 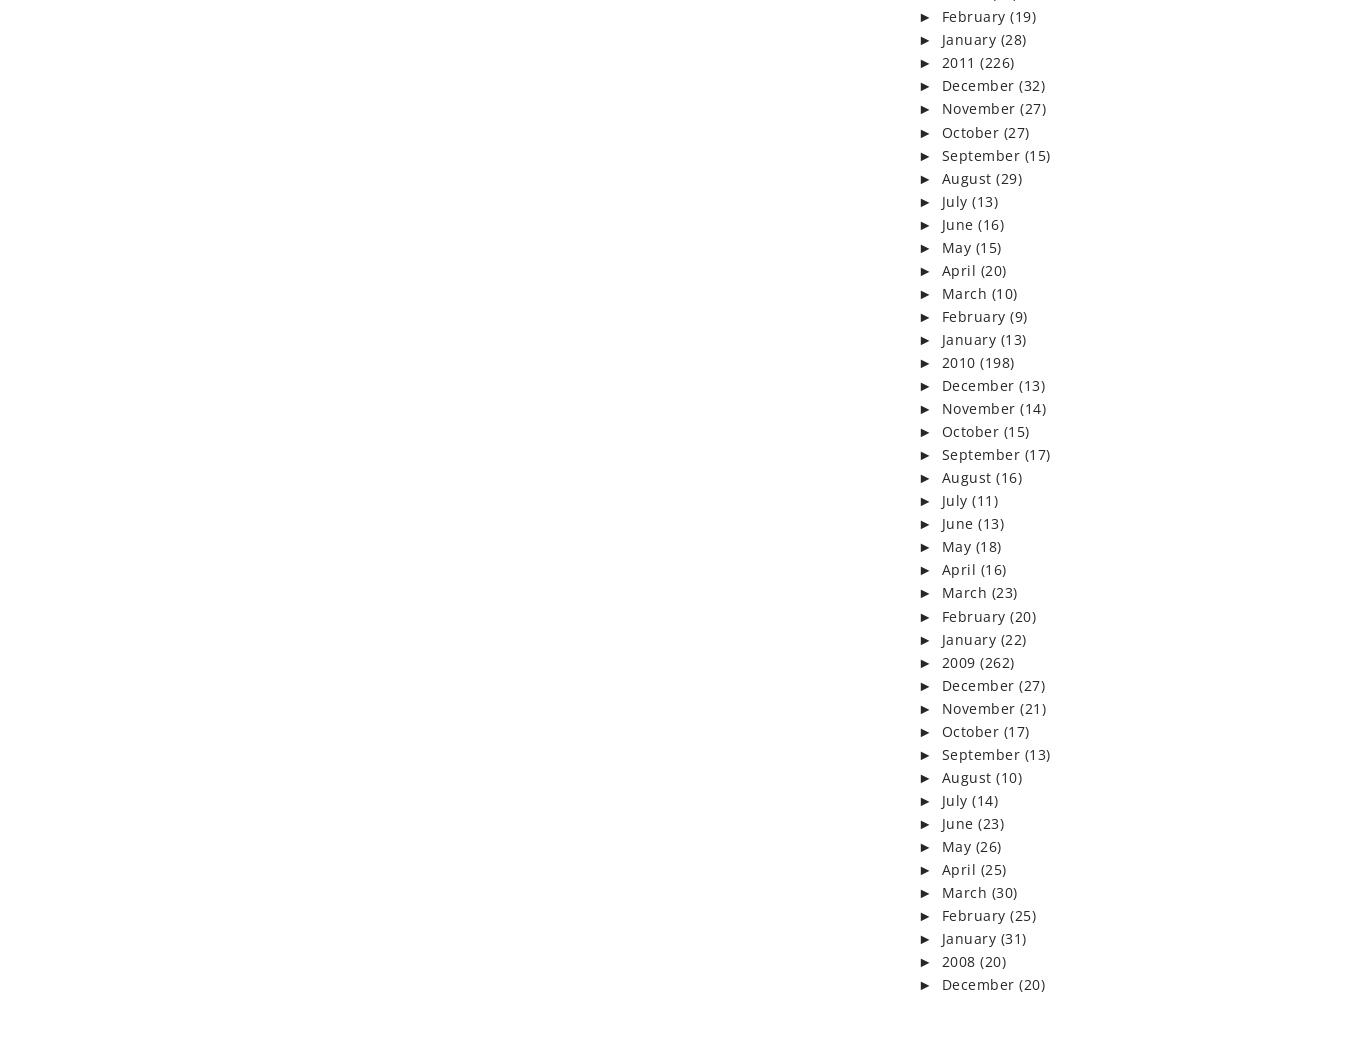 What do you see at coordinates (972, 499) in the screenshot?
I see `'(11)'` at bounding box center [972, 499].